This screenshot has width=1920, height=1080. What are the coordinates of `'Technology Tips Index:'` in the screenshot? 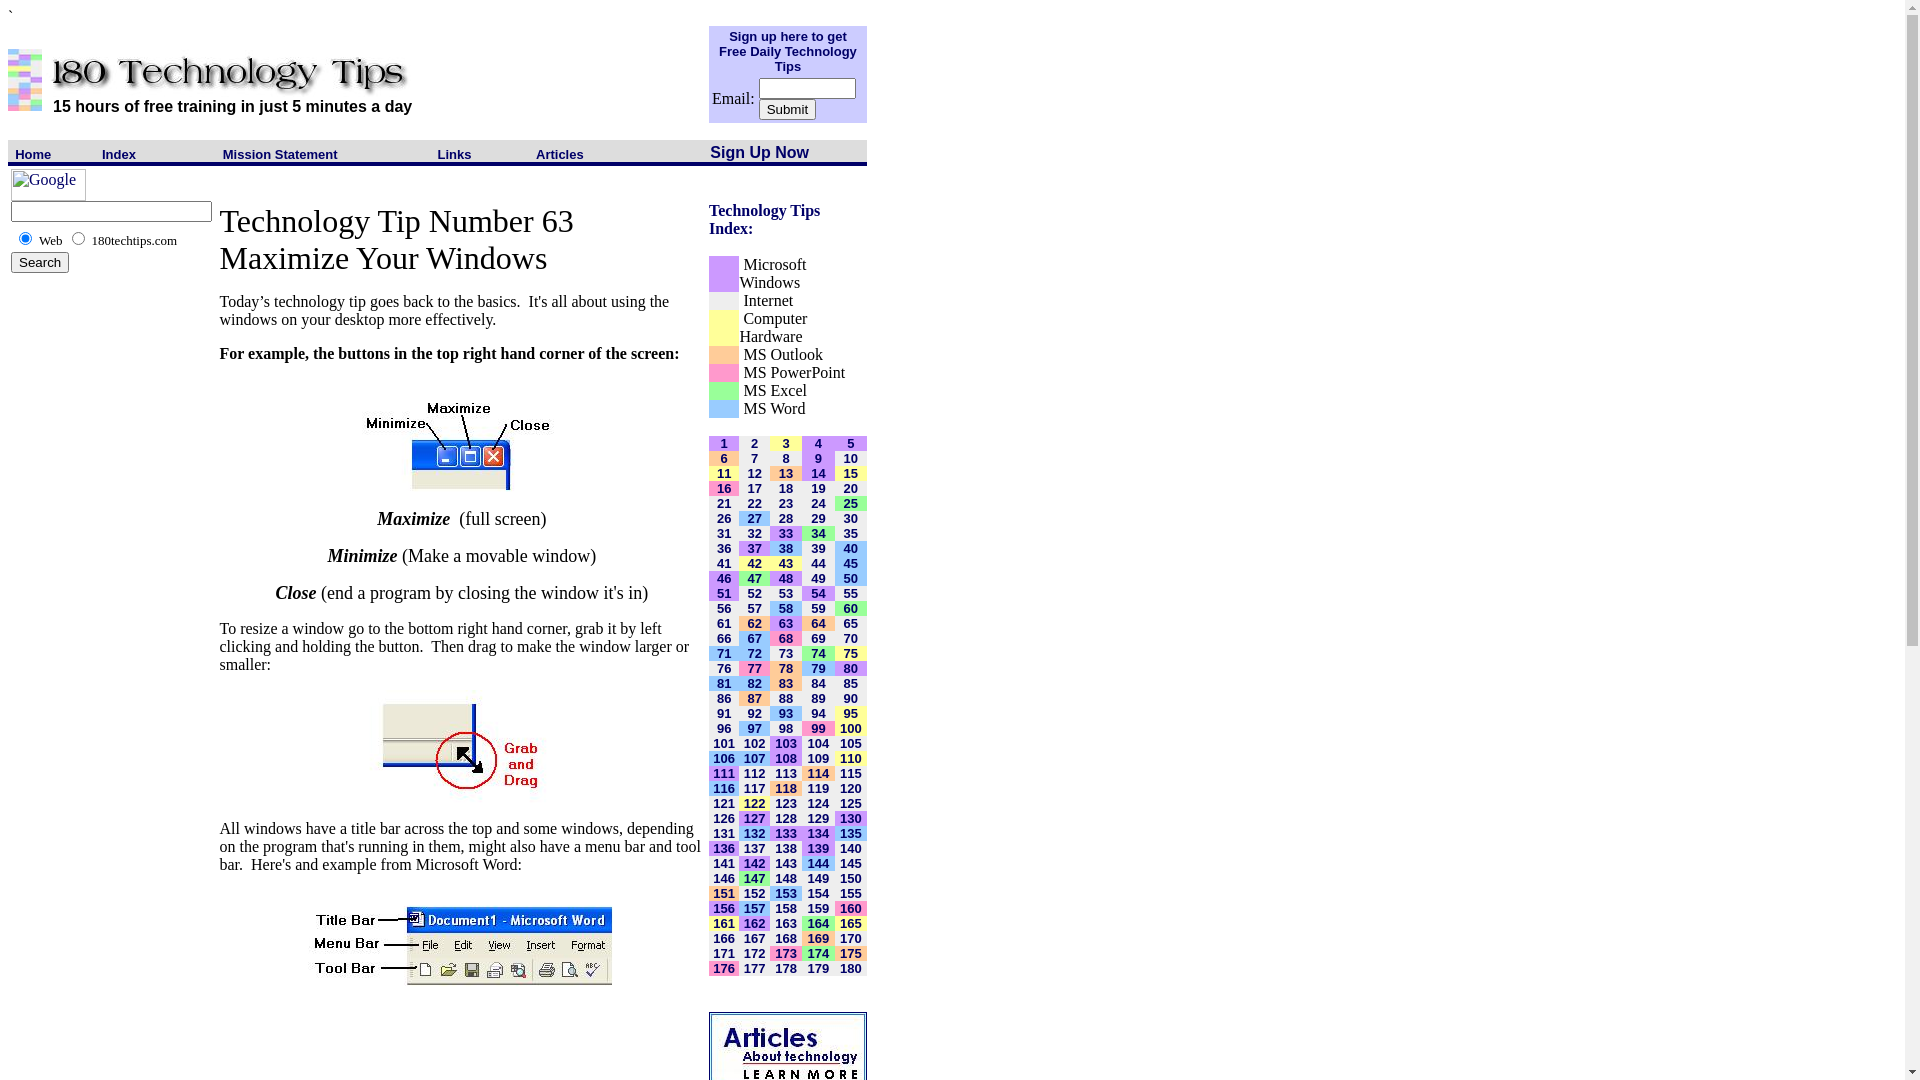 It's located at (763, 219).